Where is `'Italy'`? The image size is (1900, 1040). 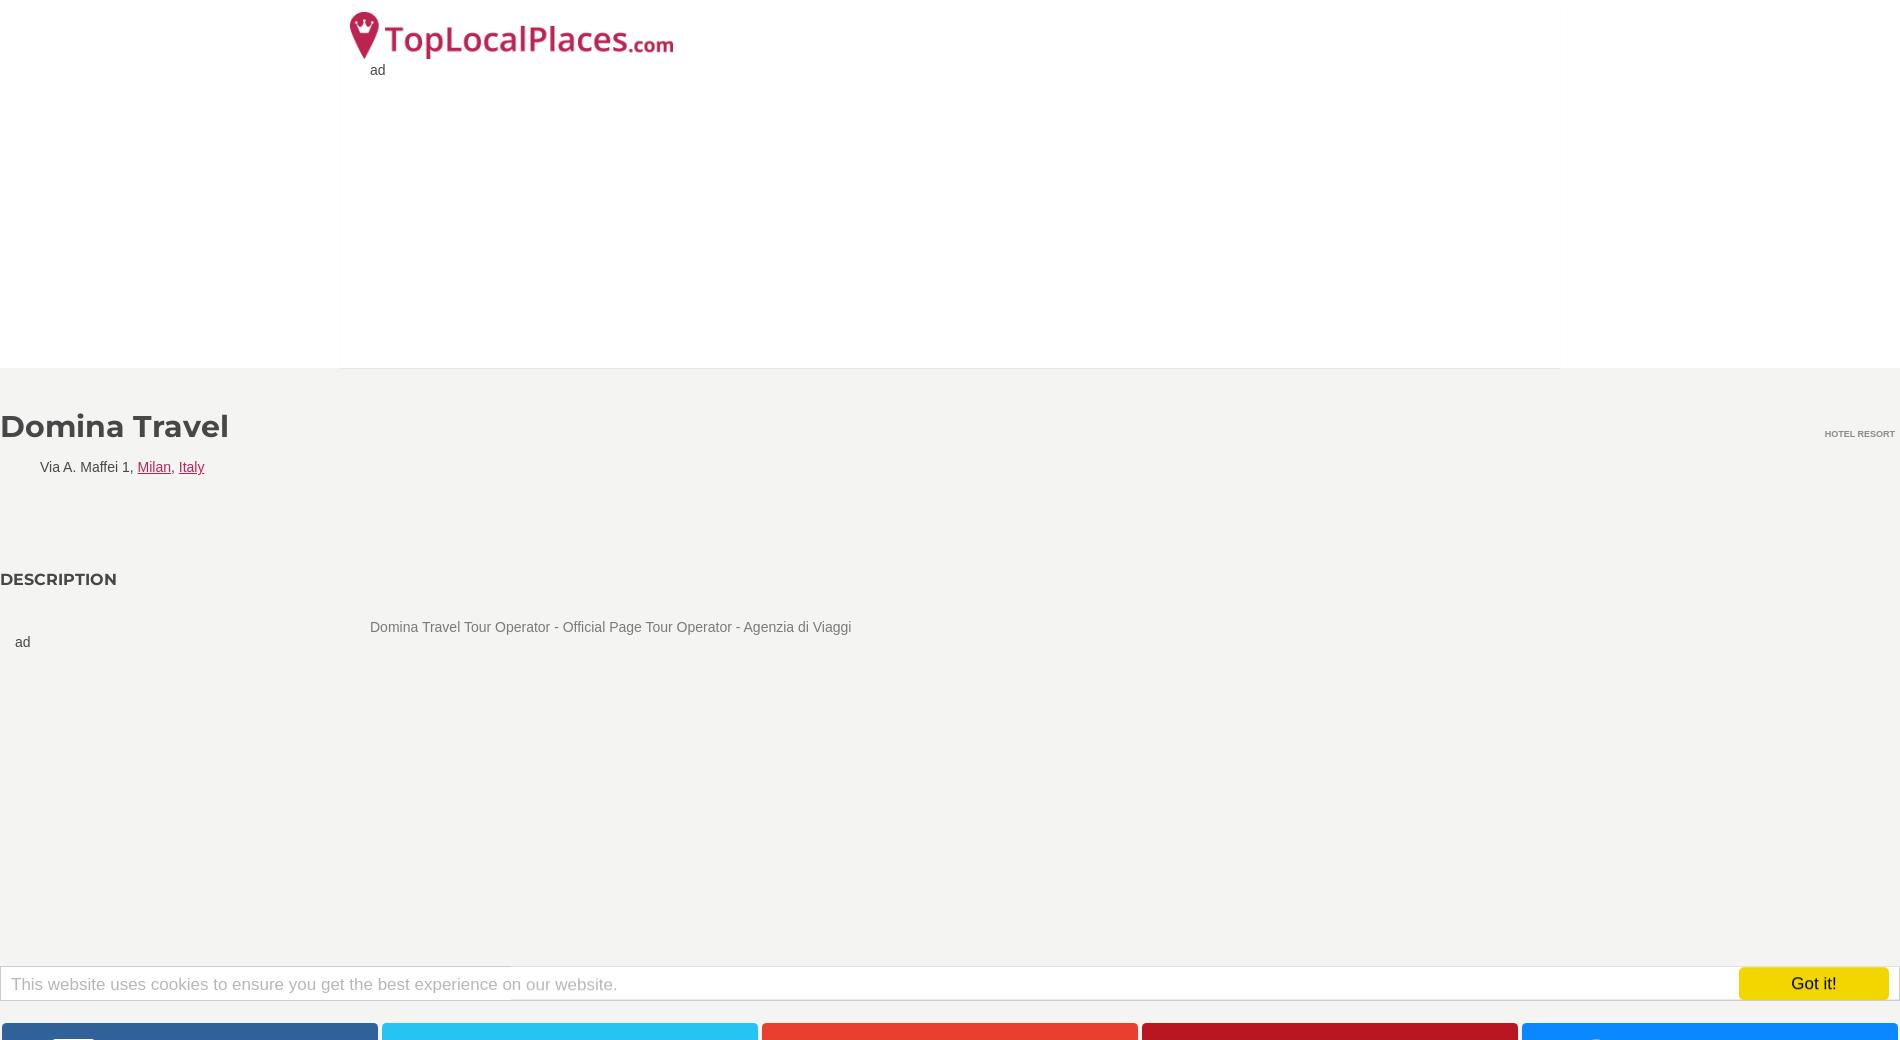
'Italy' is located at coordinates (190, 466).